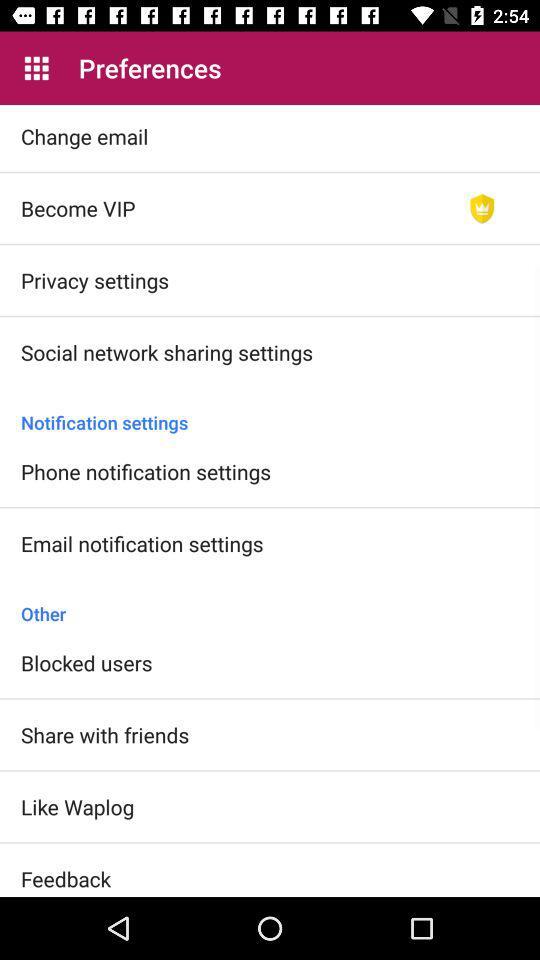 This screenshot has height=960, width=540. Describe the element at coordinates (85, 662) in the screenshot. I see `blocked users item` at that location.